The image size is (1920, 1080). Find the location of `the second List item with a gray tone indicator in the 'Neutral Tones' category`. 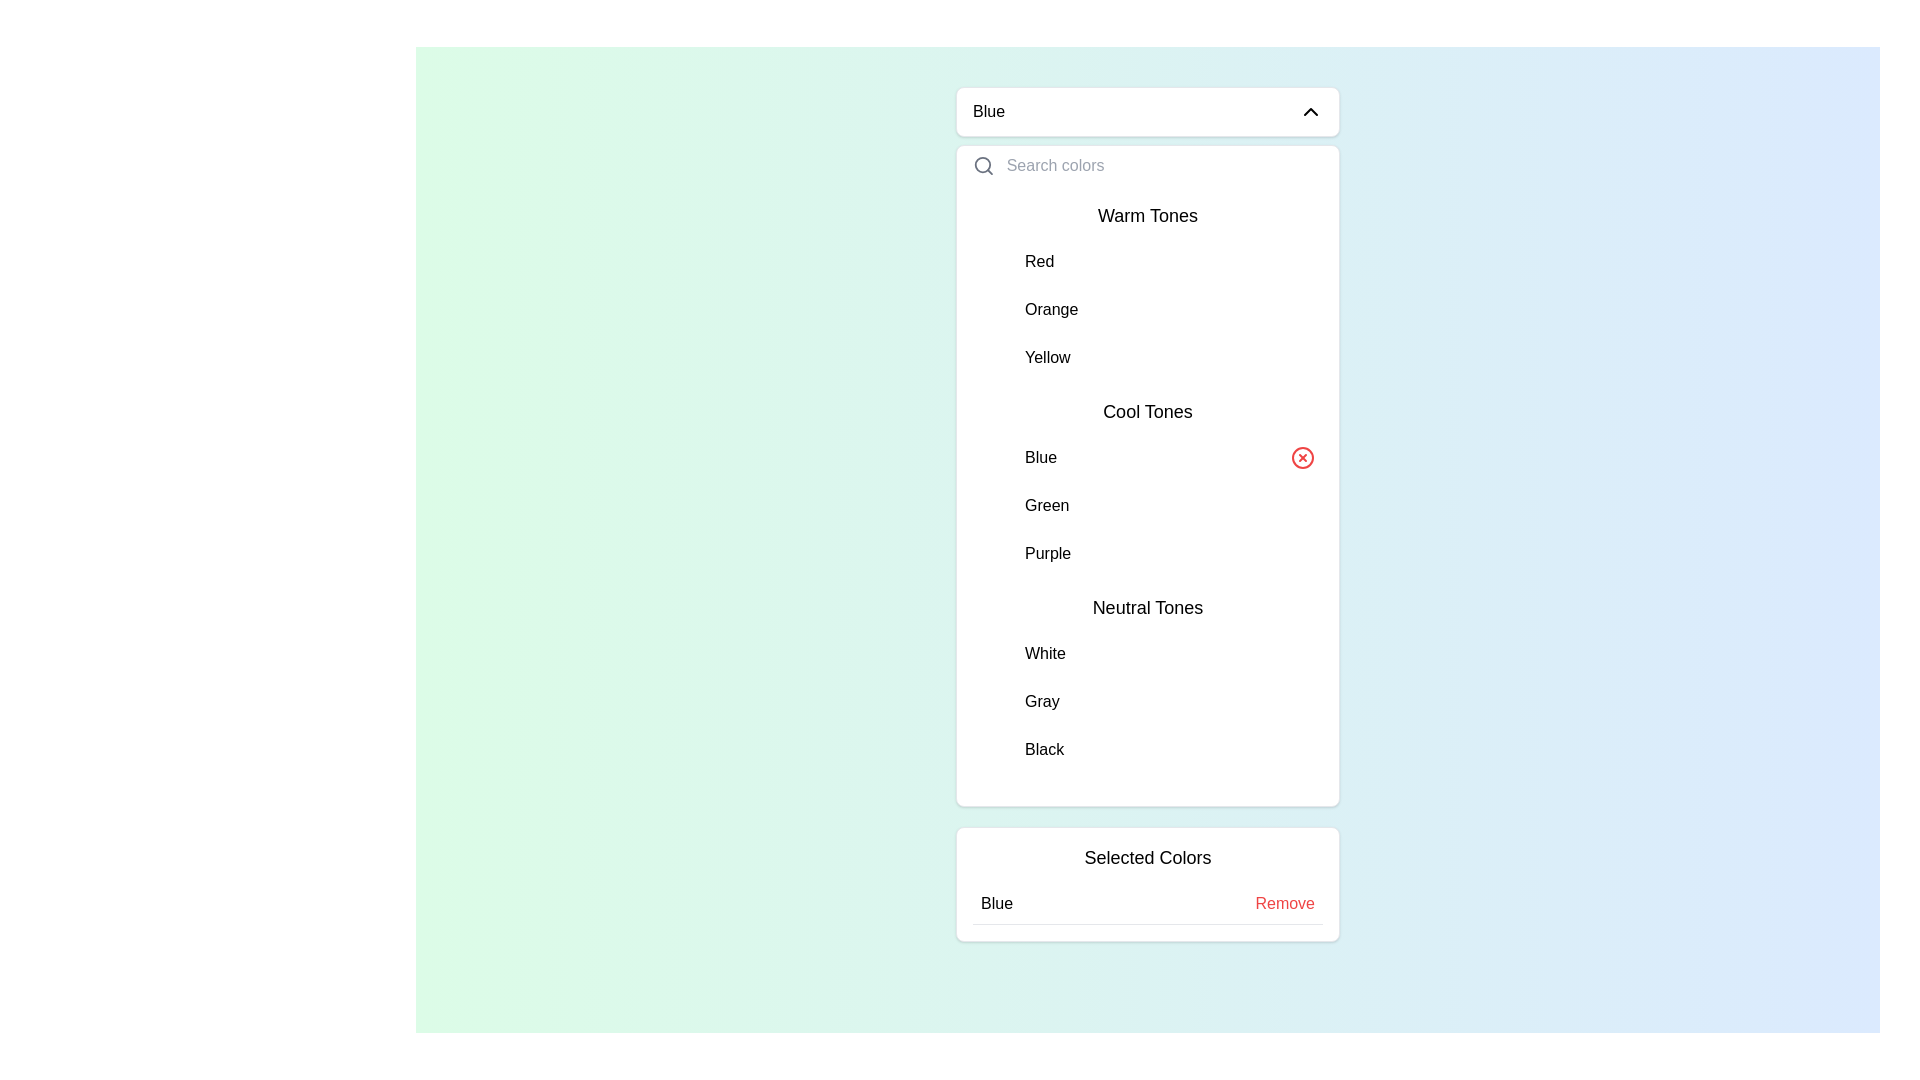

the second List item with a gray tone indicator in the 'Neutral Tones' category is located at coordinates (1147, 701).